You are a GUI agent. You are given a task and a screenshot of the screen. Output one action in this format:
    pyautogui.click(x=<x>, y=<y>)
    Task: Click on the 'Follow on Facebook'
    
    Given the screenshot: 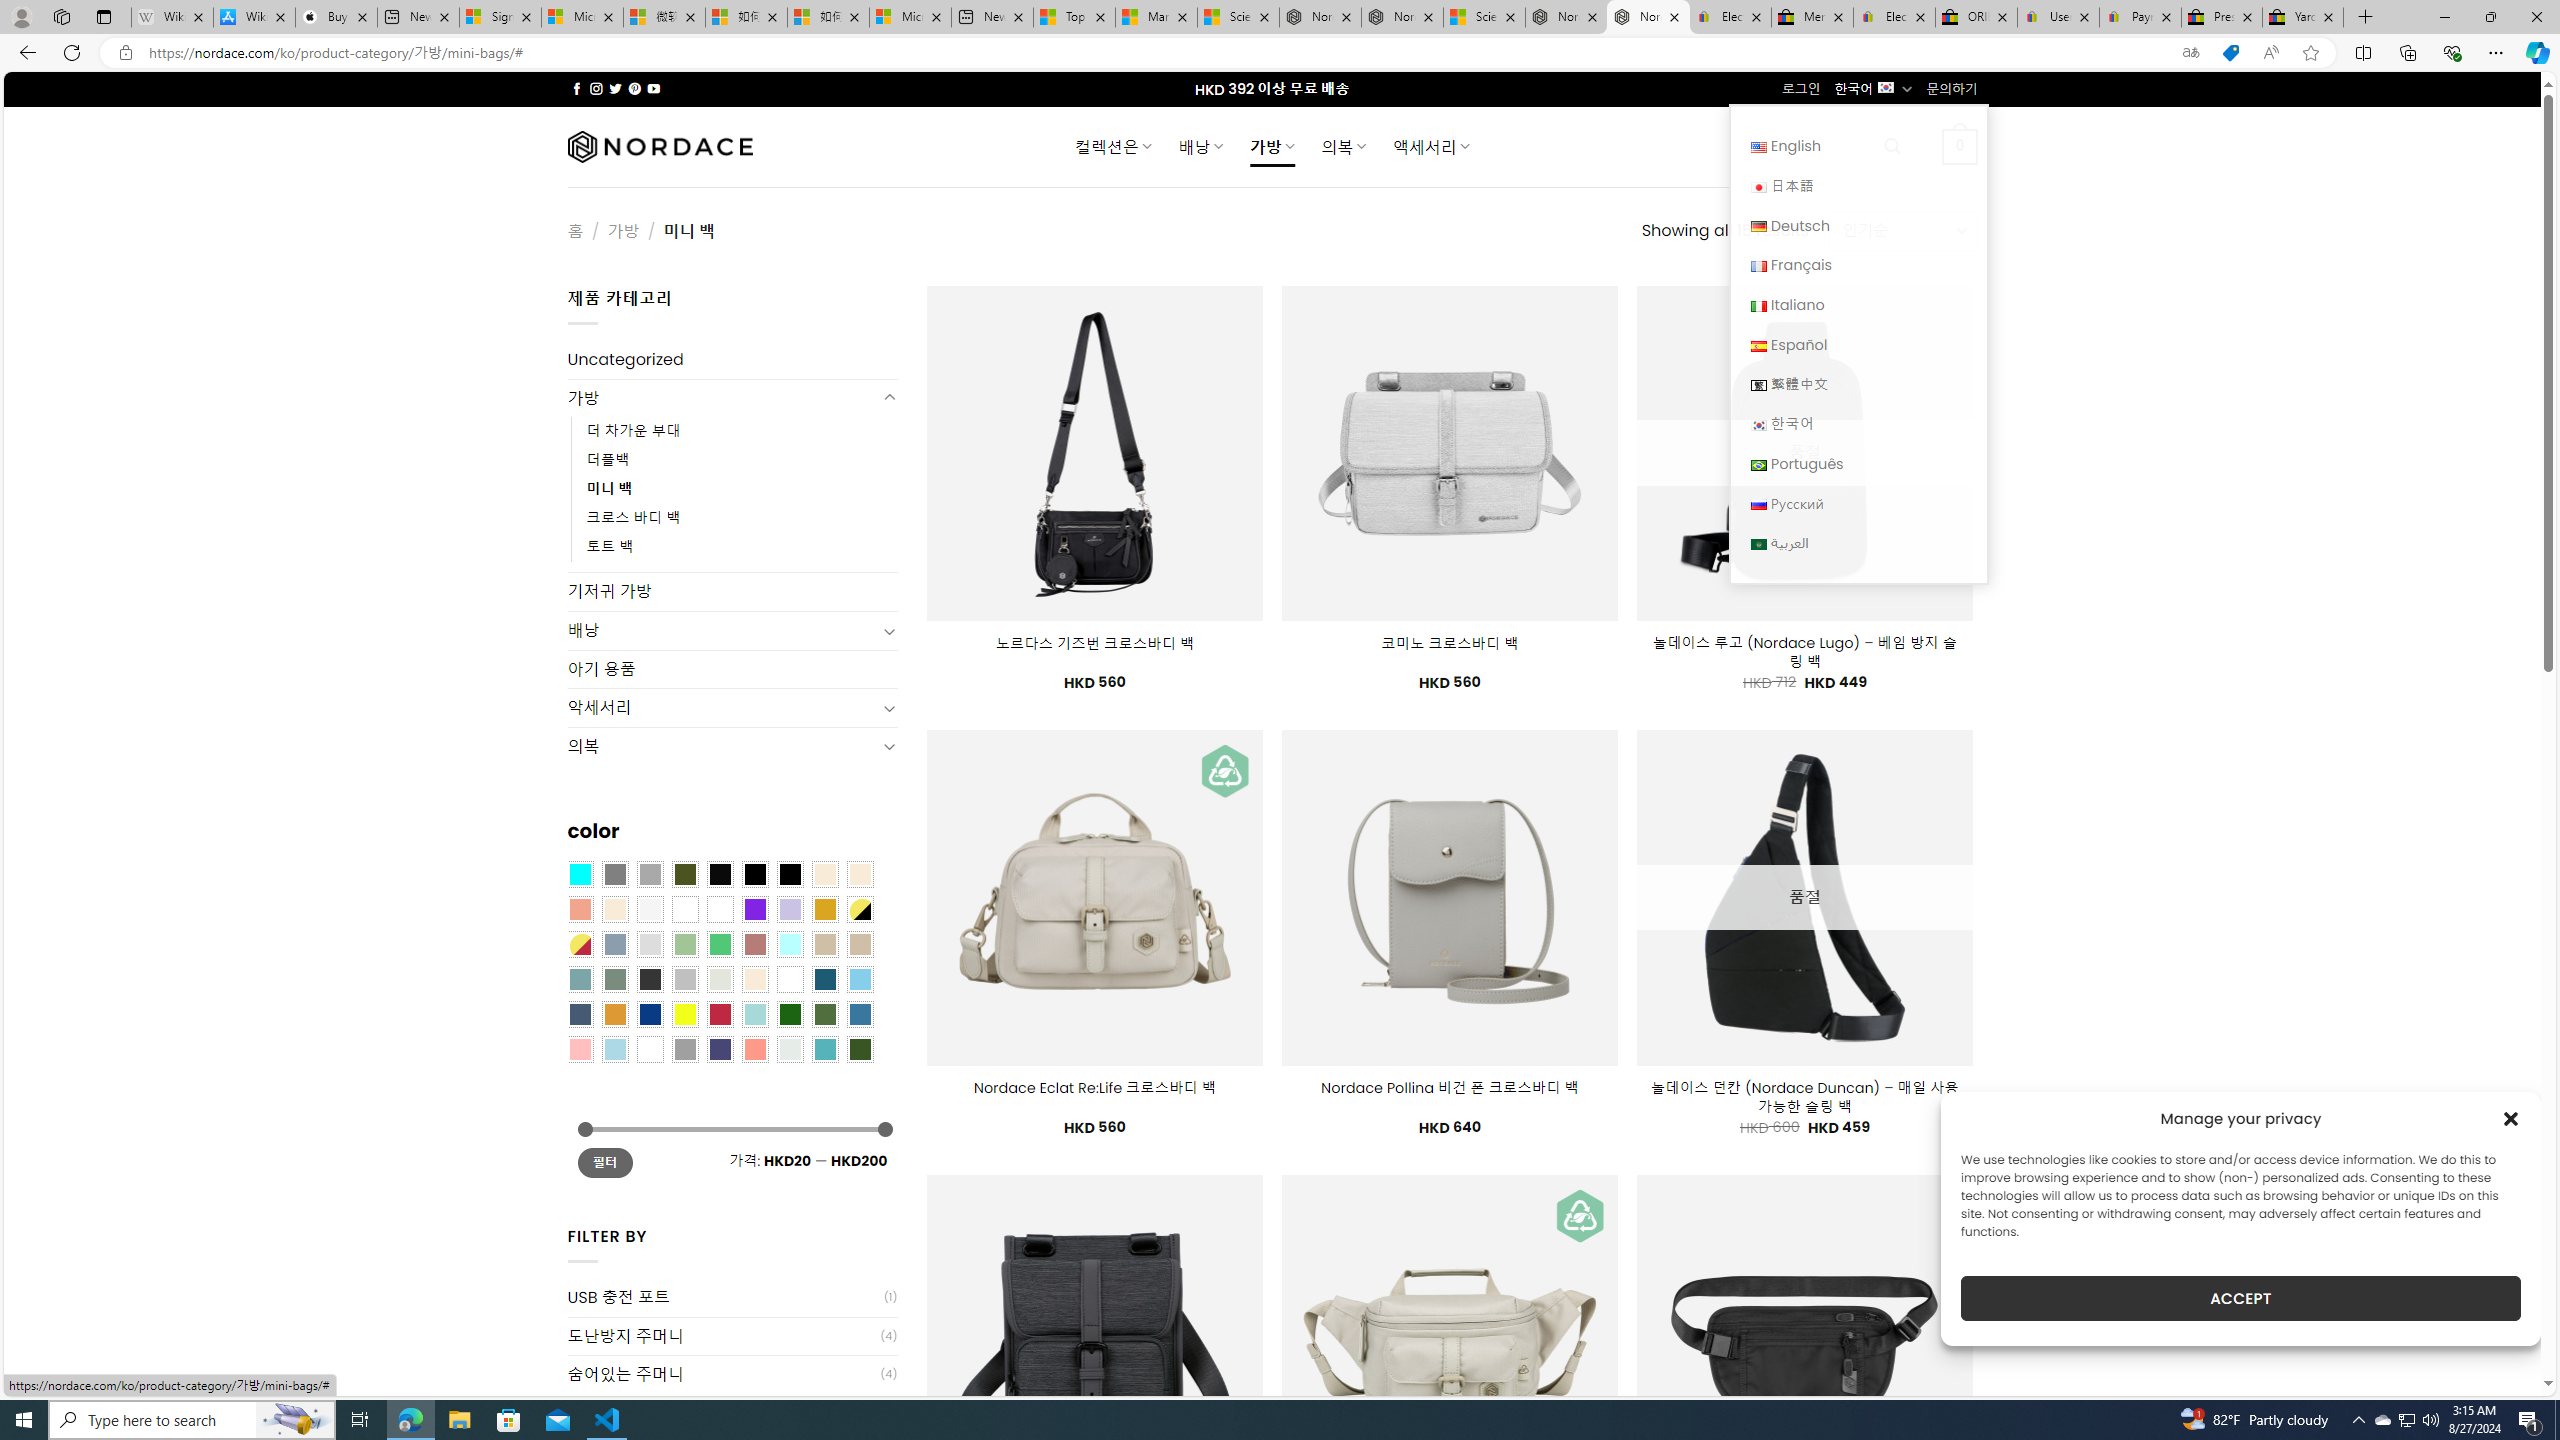 What is the action you would take?
    pyautogui.click(x=576, y=88)
    